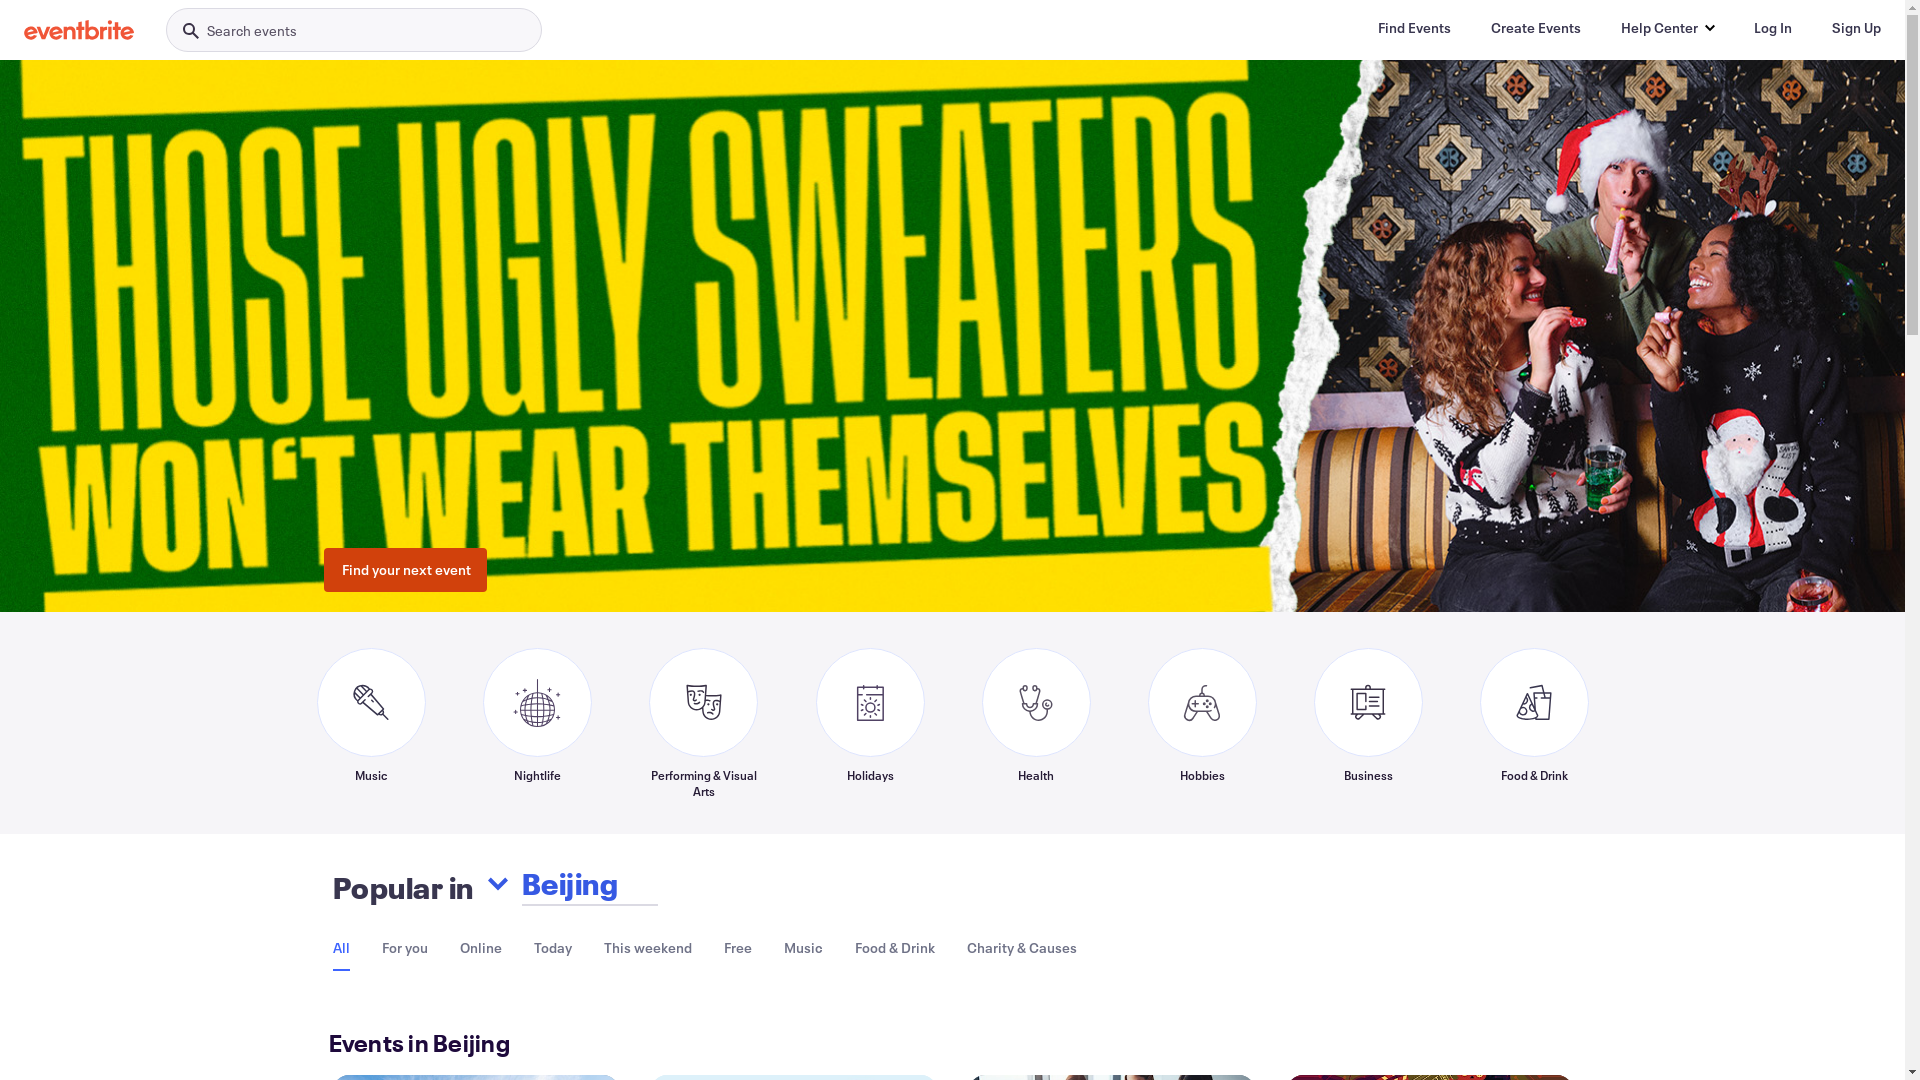  I want to click on 'Business', so click(1367, 722).